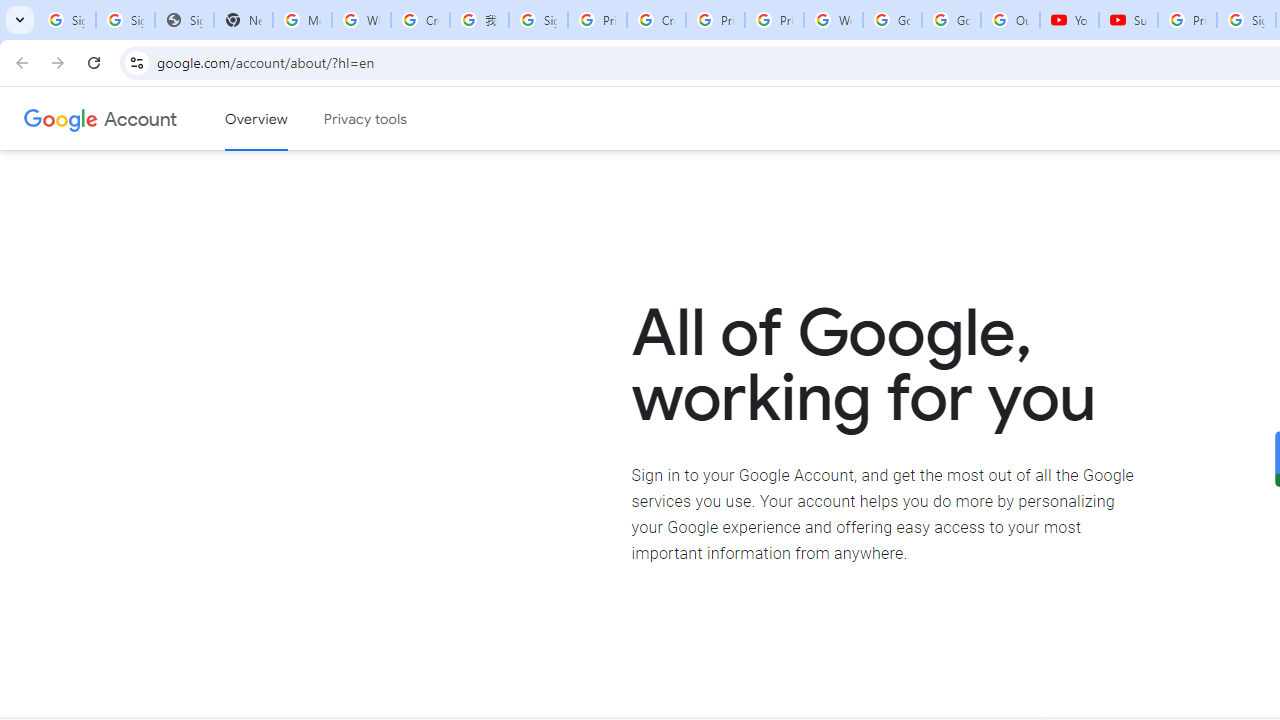 This screenshot has height=720, width=1280. I want to click on 'Google Account overview', so click(255, 119).